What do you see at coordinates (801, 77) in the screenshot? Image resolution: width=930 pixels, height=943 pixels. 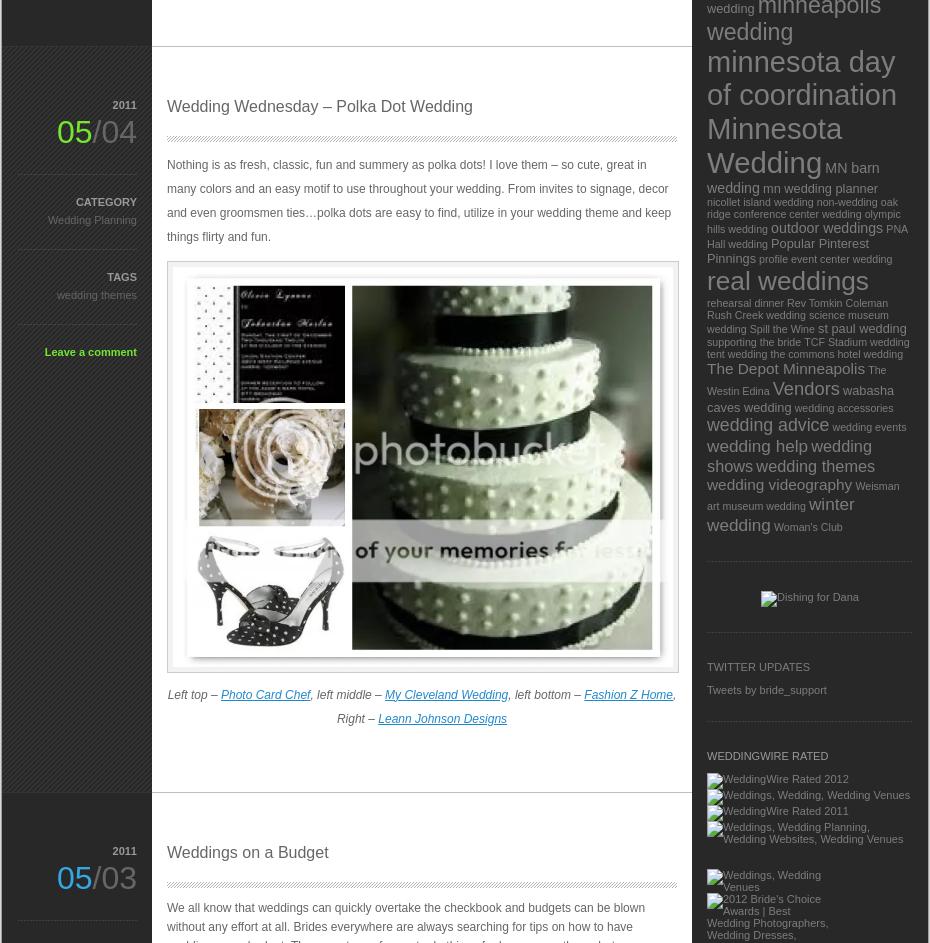 I see `'minnesota day of coordination'` at bounding box center [801, 77].